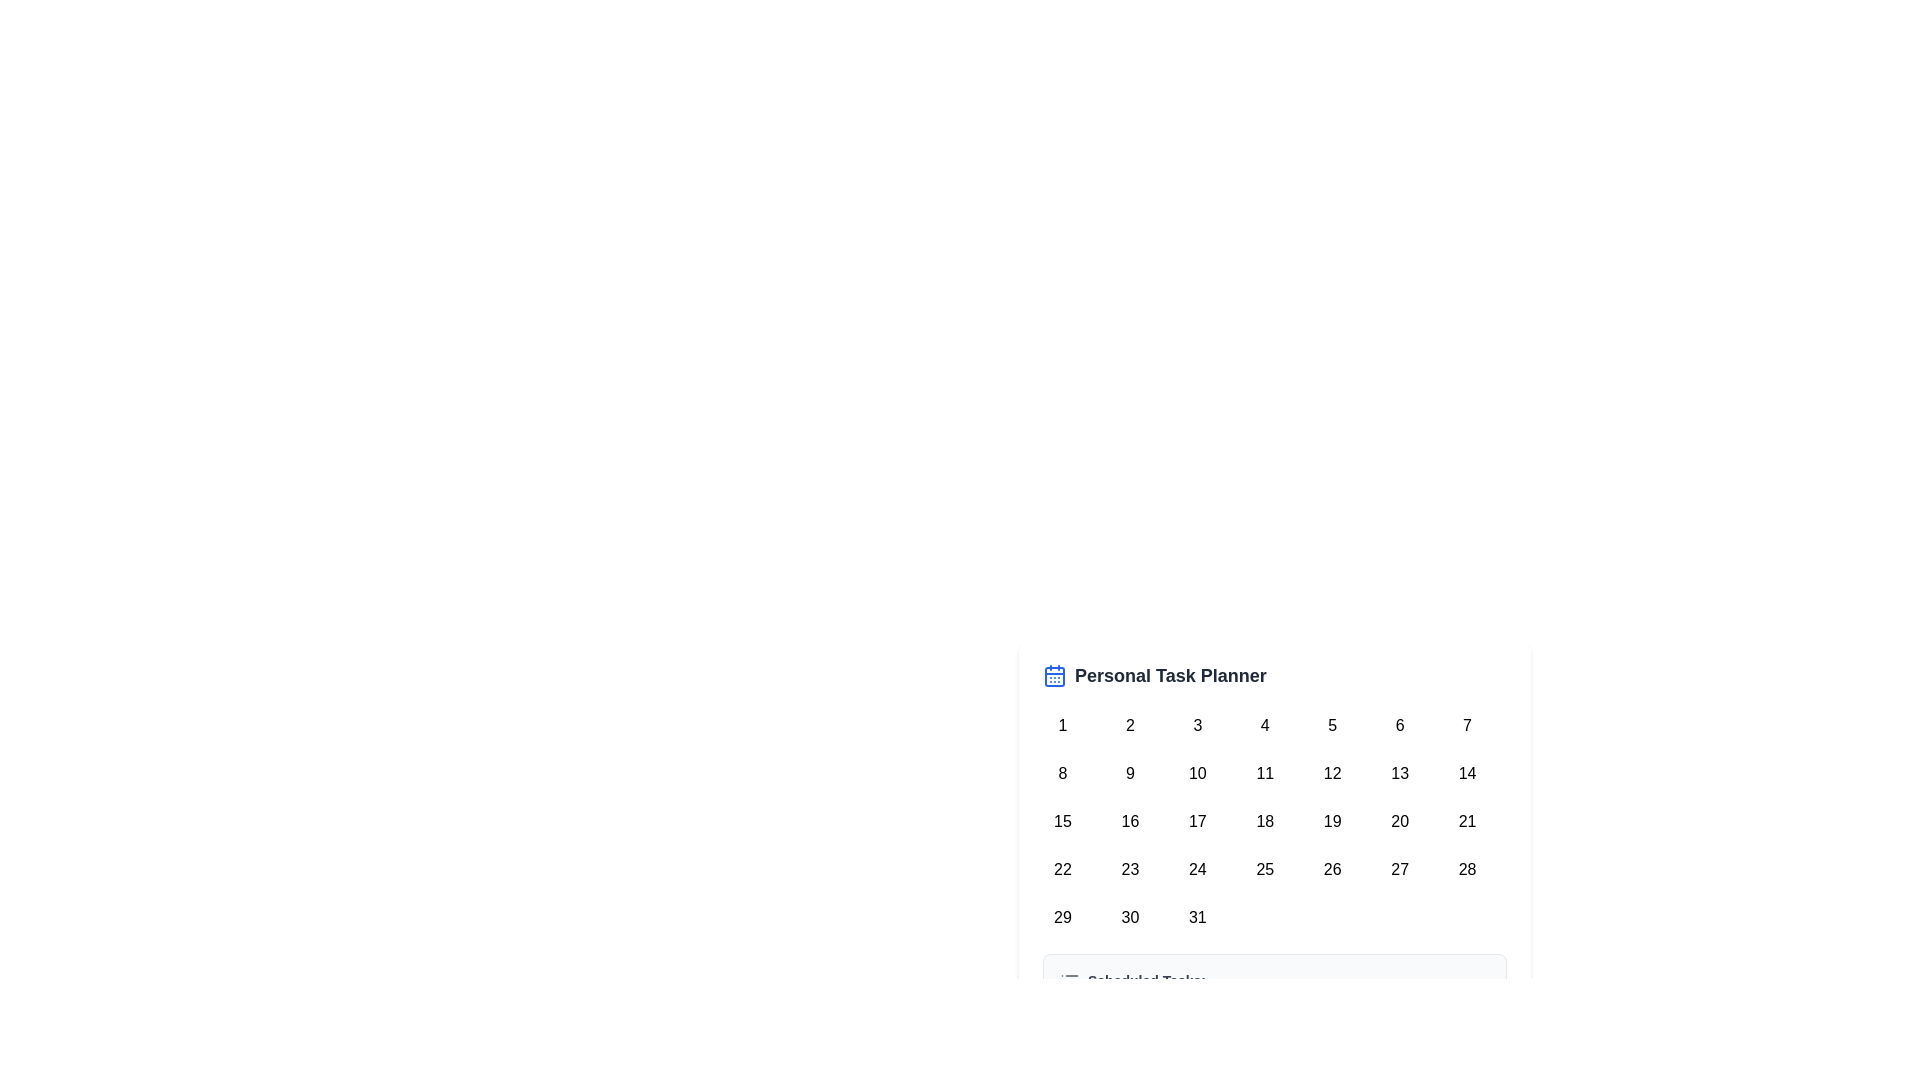 Image resolution: width=1920 pixels, height=1080 pixels. I want to click on the circular button with a white background and text '24', so click(1197, 869).